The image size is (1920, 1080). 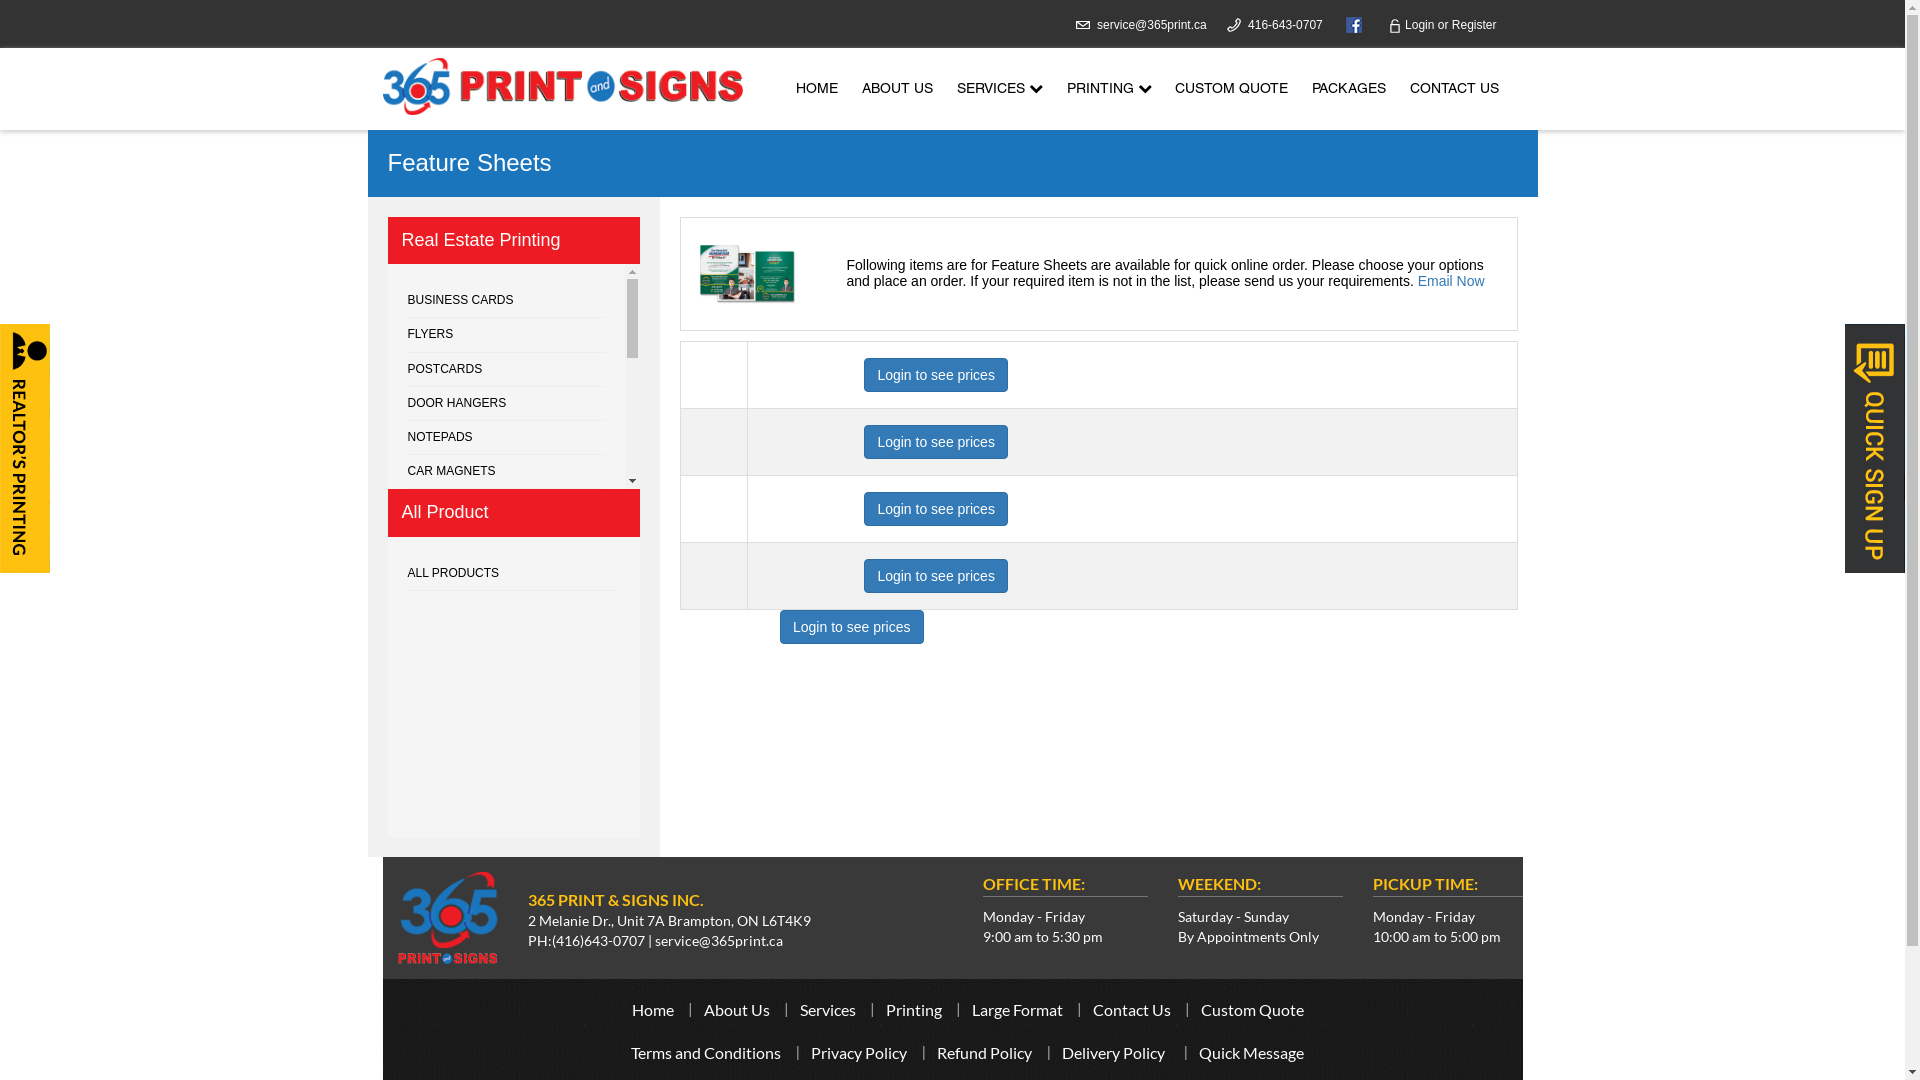 What do you see at coordinates (1017, 1009) in the screenshot?
I see `'Large Format'` at bounding box center [1017, 1009].